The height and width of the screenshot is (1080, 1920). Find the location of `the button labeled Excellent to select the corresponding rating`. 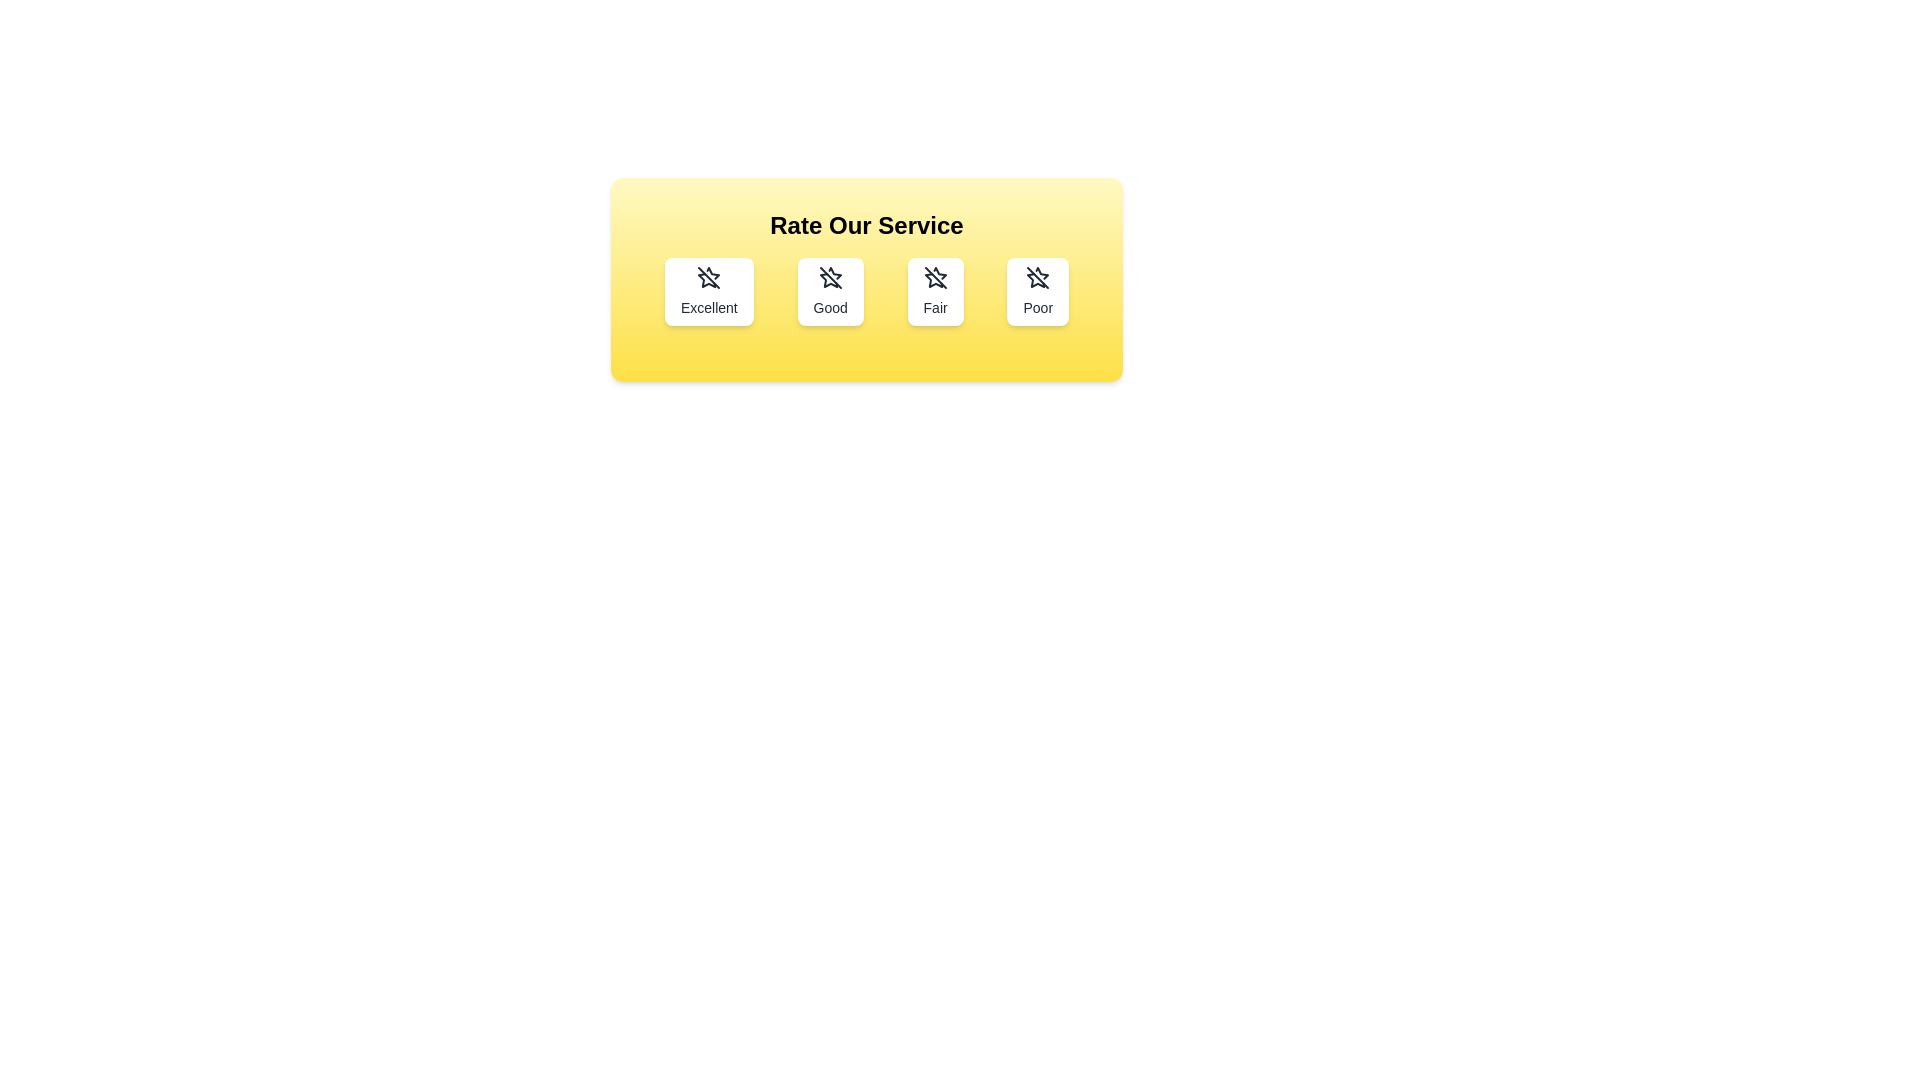

the button labeled Excellent to select the corresponding rating is located at coordinates (709, 292).